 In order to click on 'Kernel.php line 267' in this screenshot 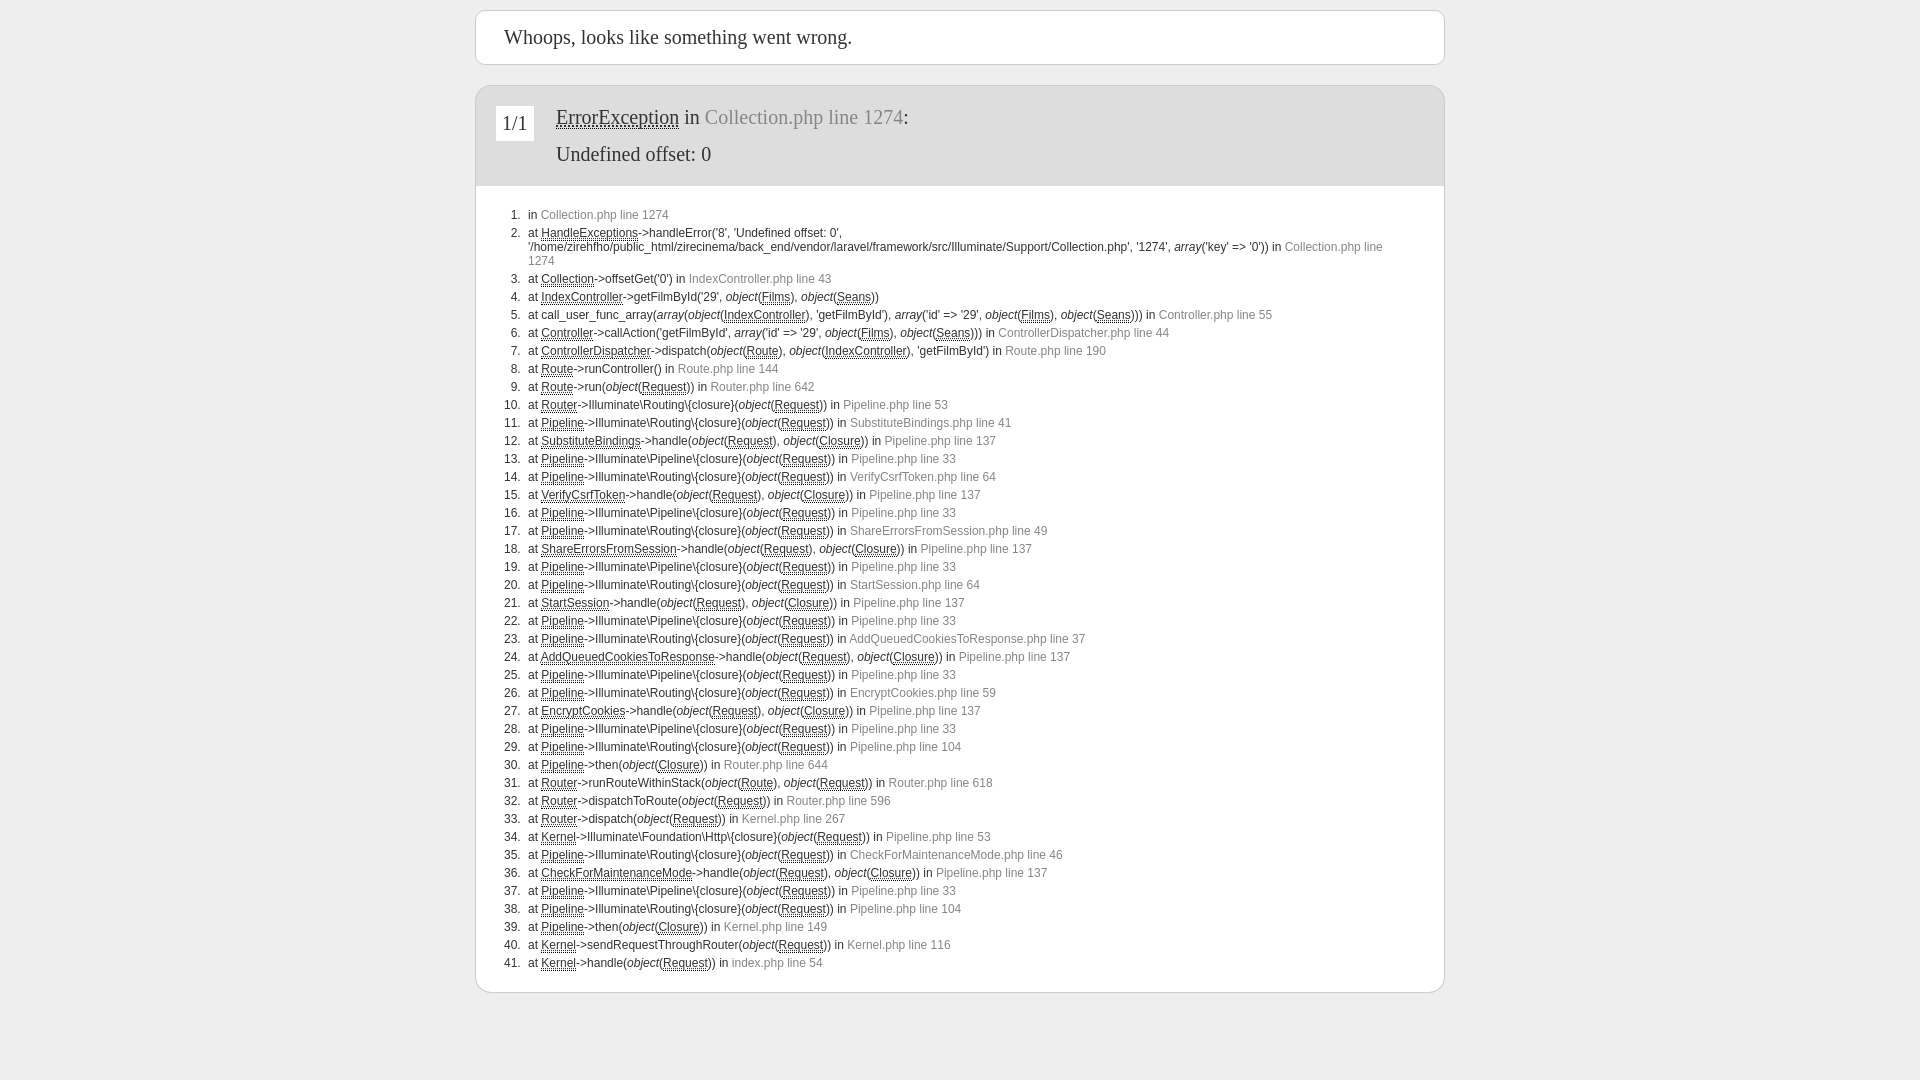, I will do `click(792, 818)`.